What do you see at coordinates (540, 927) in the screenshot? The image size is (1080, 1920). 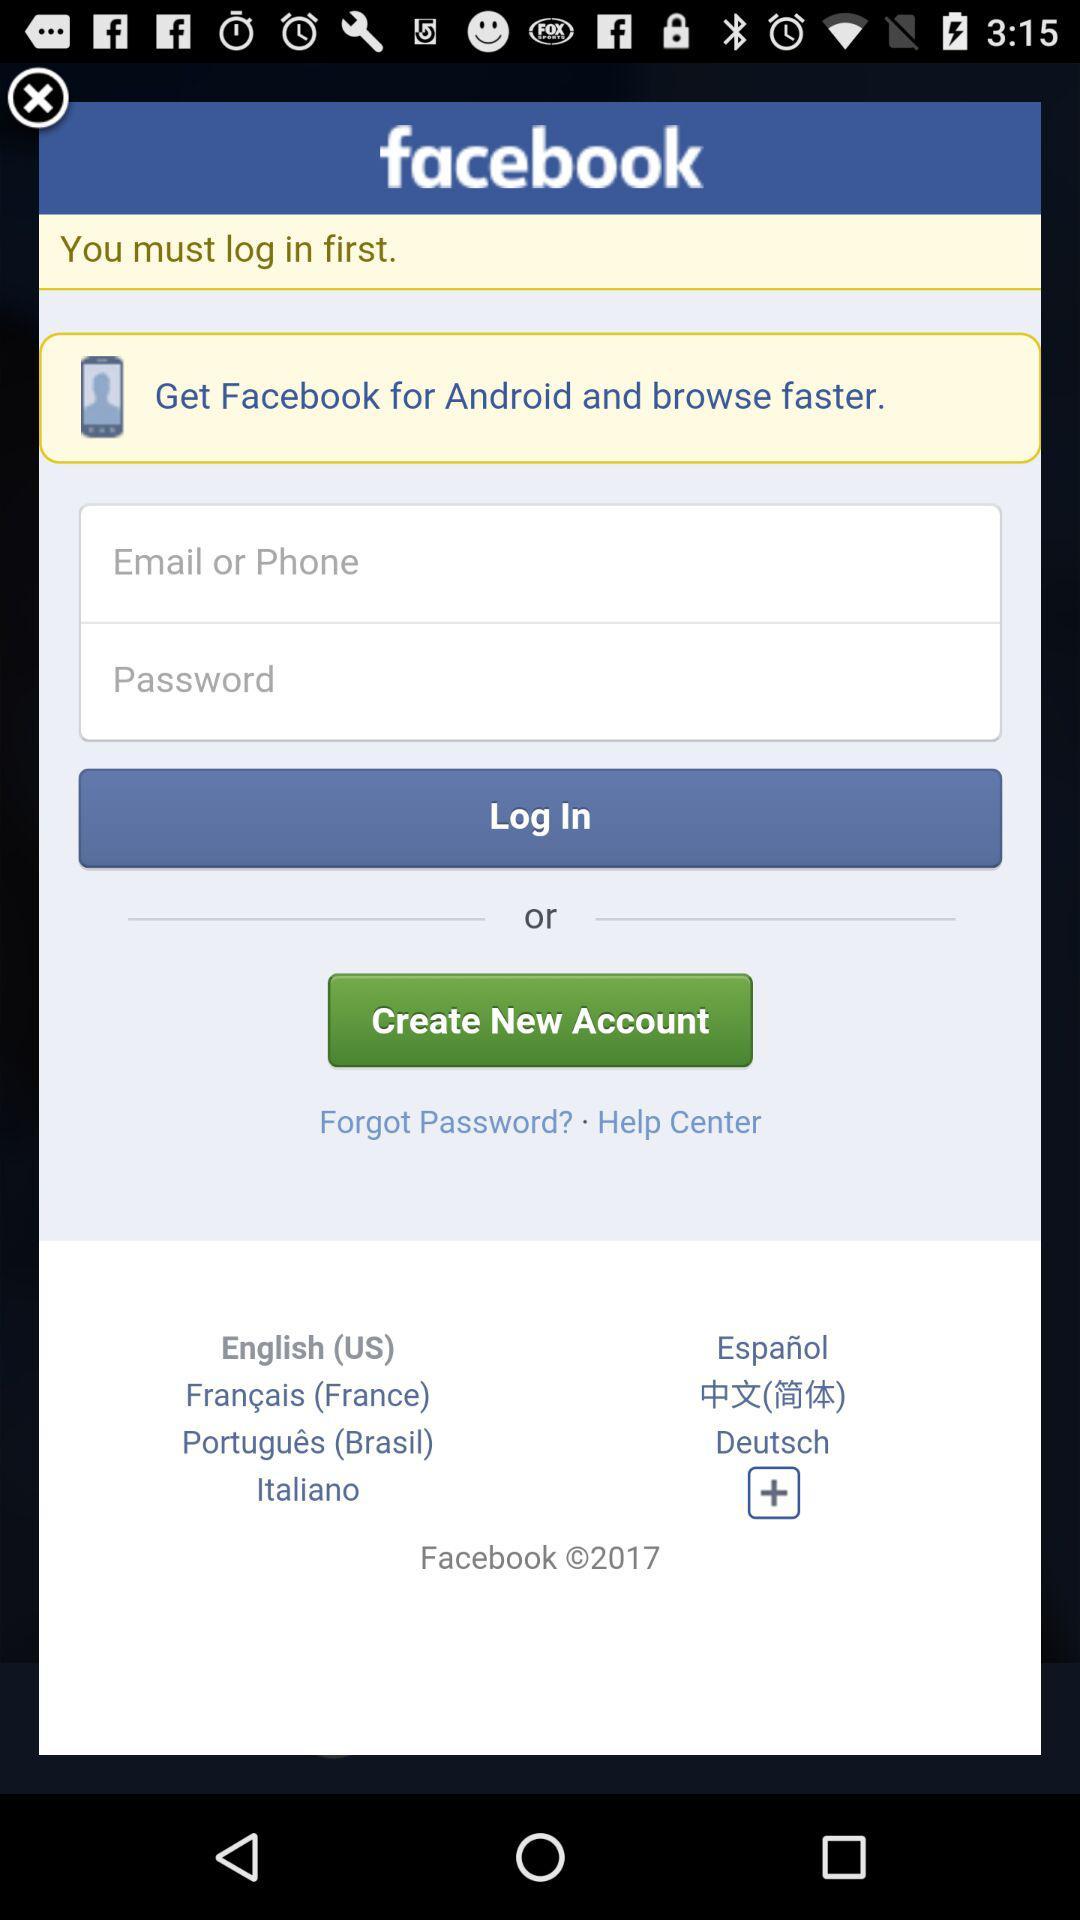 I see `description` at bounding box center [540, 927].